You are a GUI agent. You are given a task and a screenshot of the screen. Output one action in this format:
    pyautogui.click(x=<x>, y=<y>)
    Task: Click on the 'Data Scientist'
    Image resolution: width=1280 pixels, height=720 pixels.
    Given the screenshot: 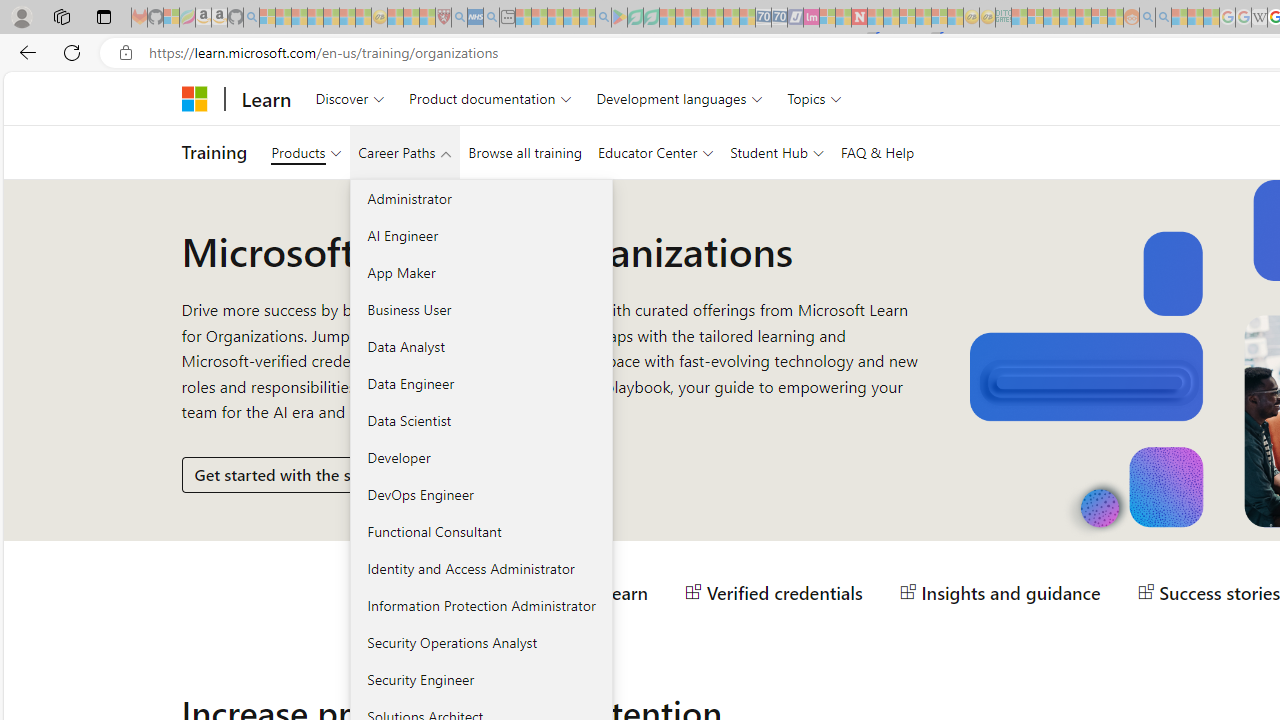 What is the action you would take?
    pyautogui.click(x=481, y=419)
    